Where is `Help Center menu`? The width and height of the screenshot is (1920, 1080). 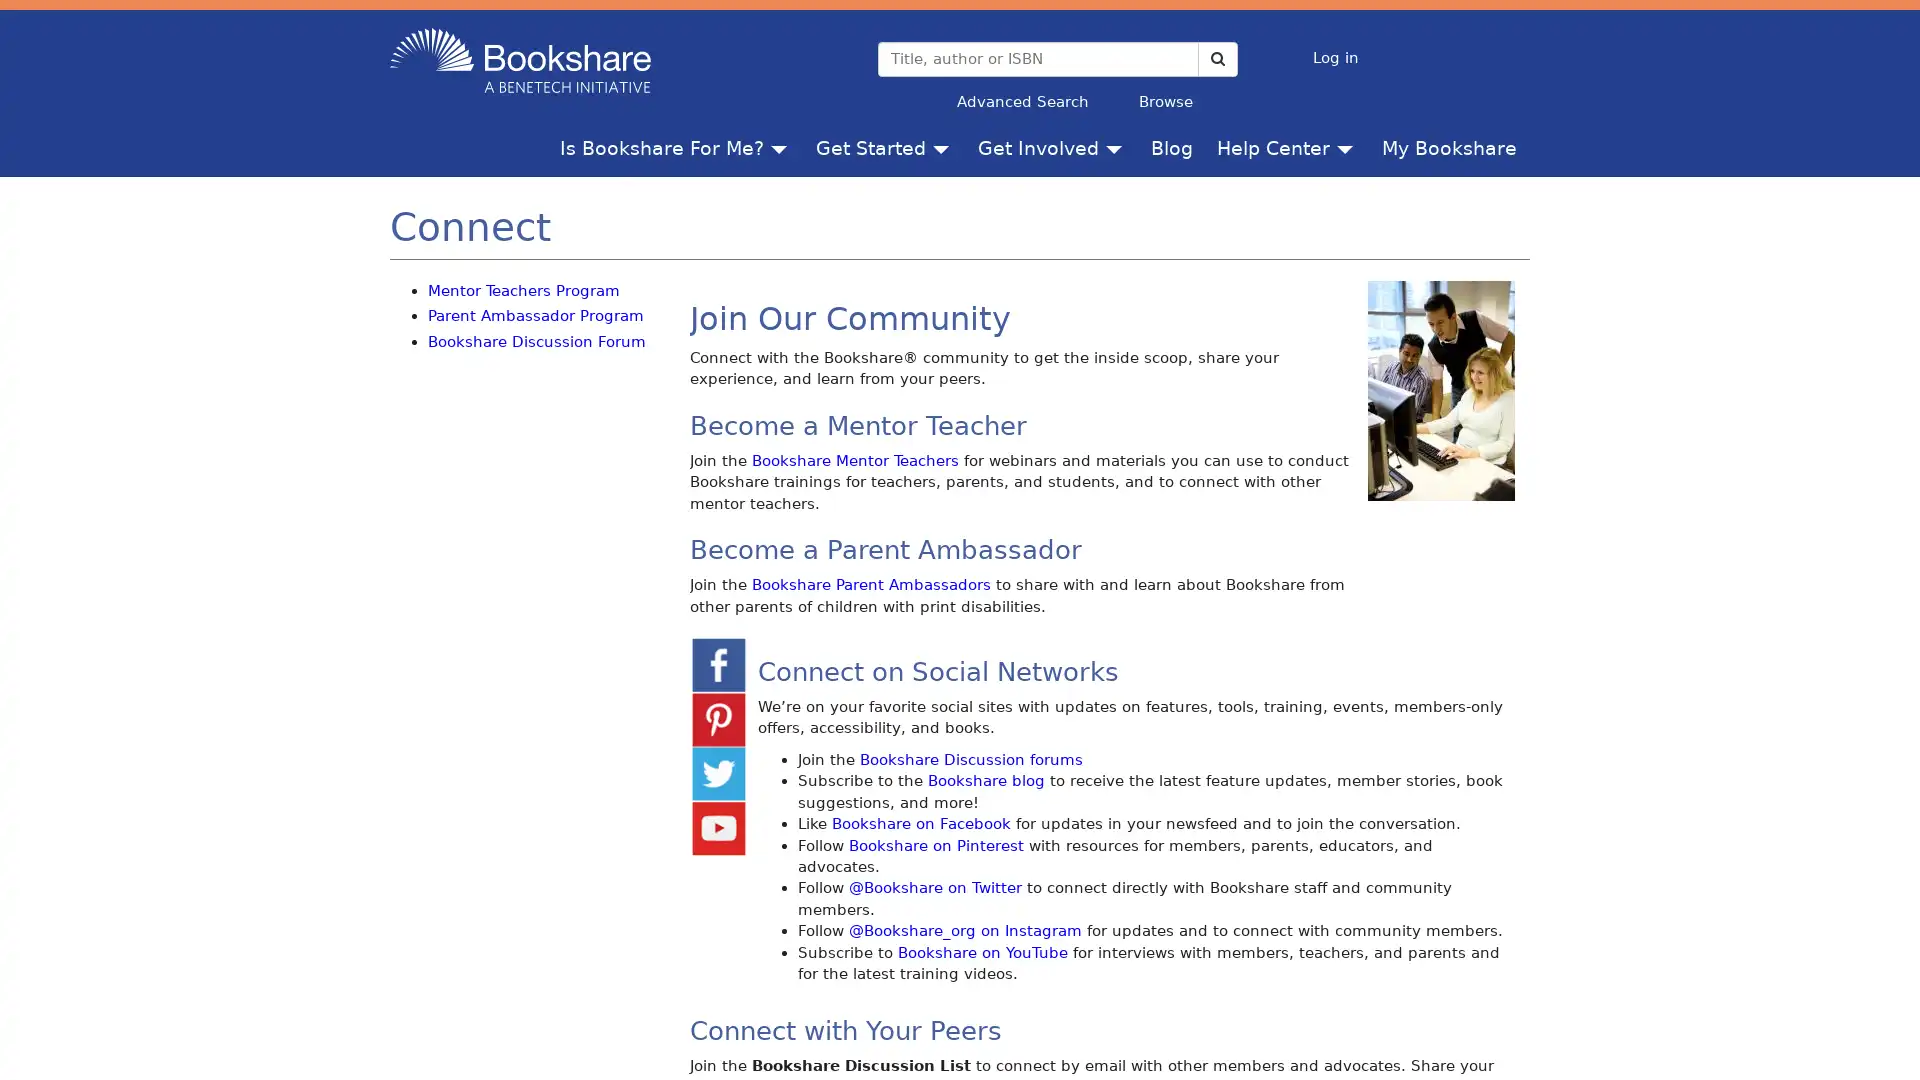
Help Center menu is located at coordinates (1349, 146).